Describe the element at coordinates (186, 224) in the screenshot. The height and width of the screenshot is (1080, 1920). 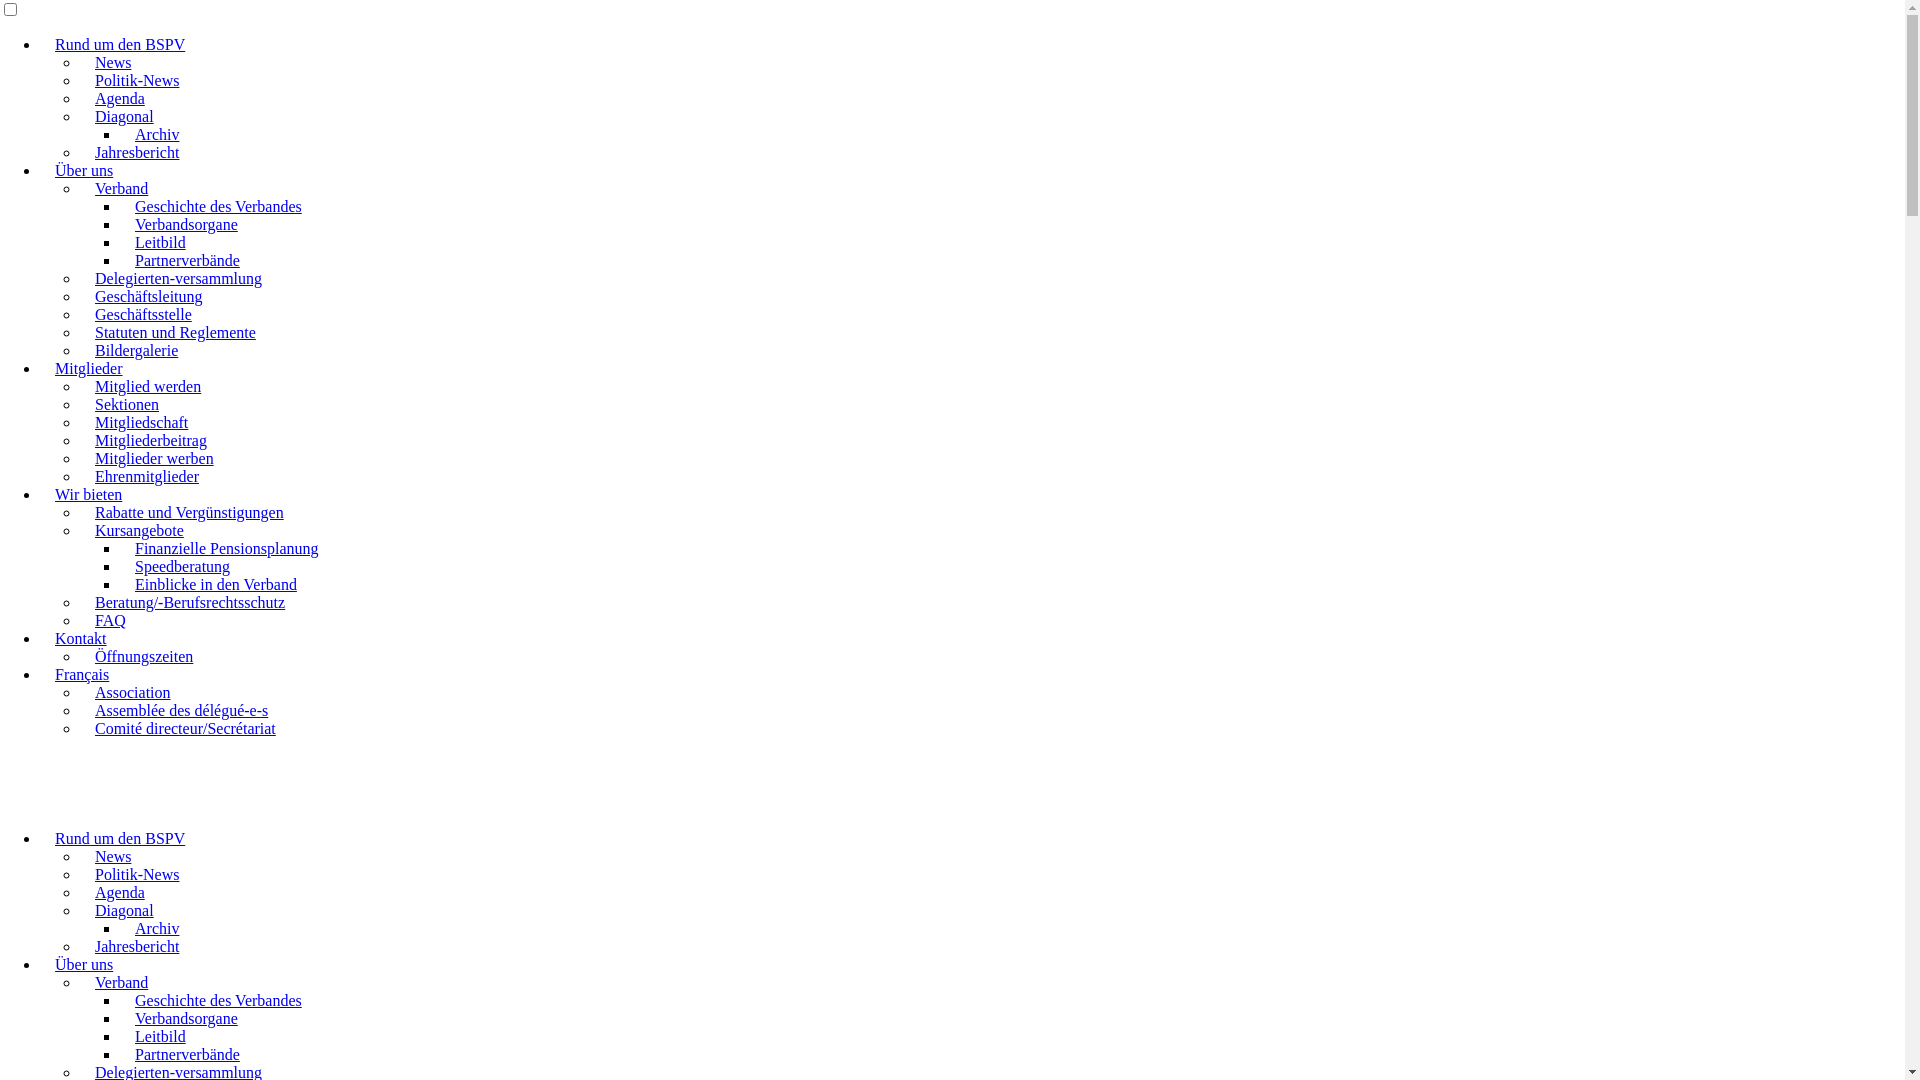
I see `'Verbandsorgane'` at that location.